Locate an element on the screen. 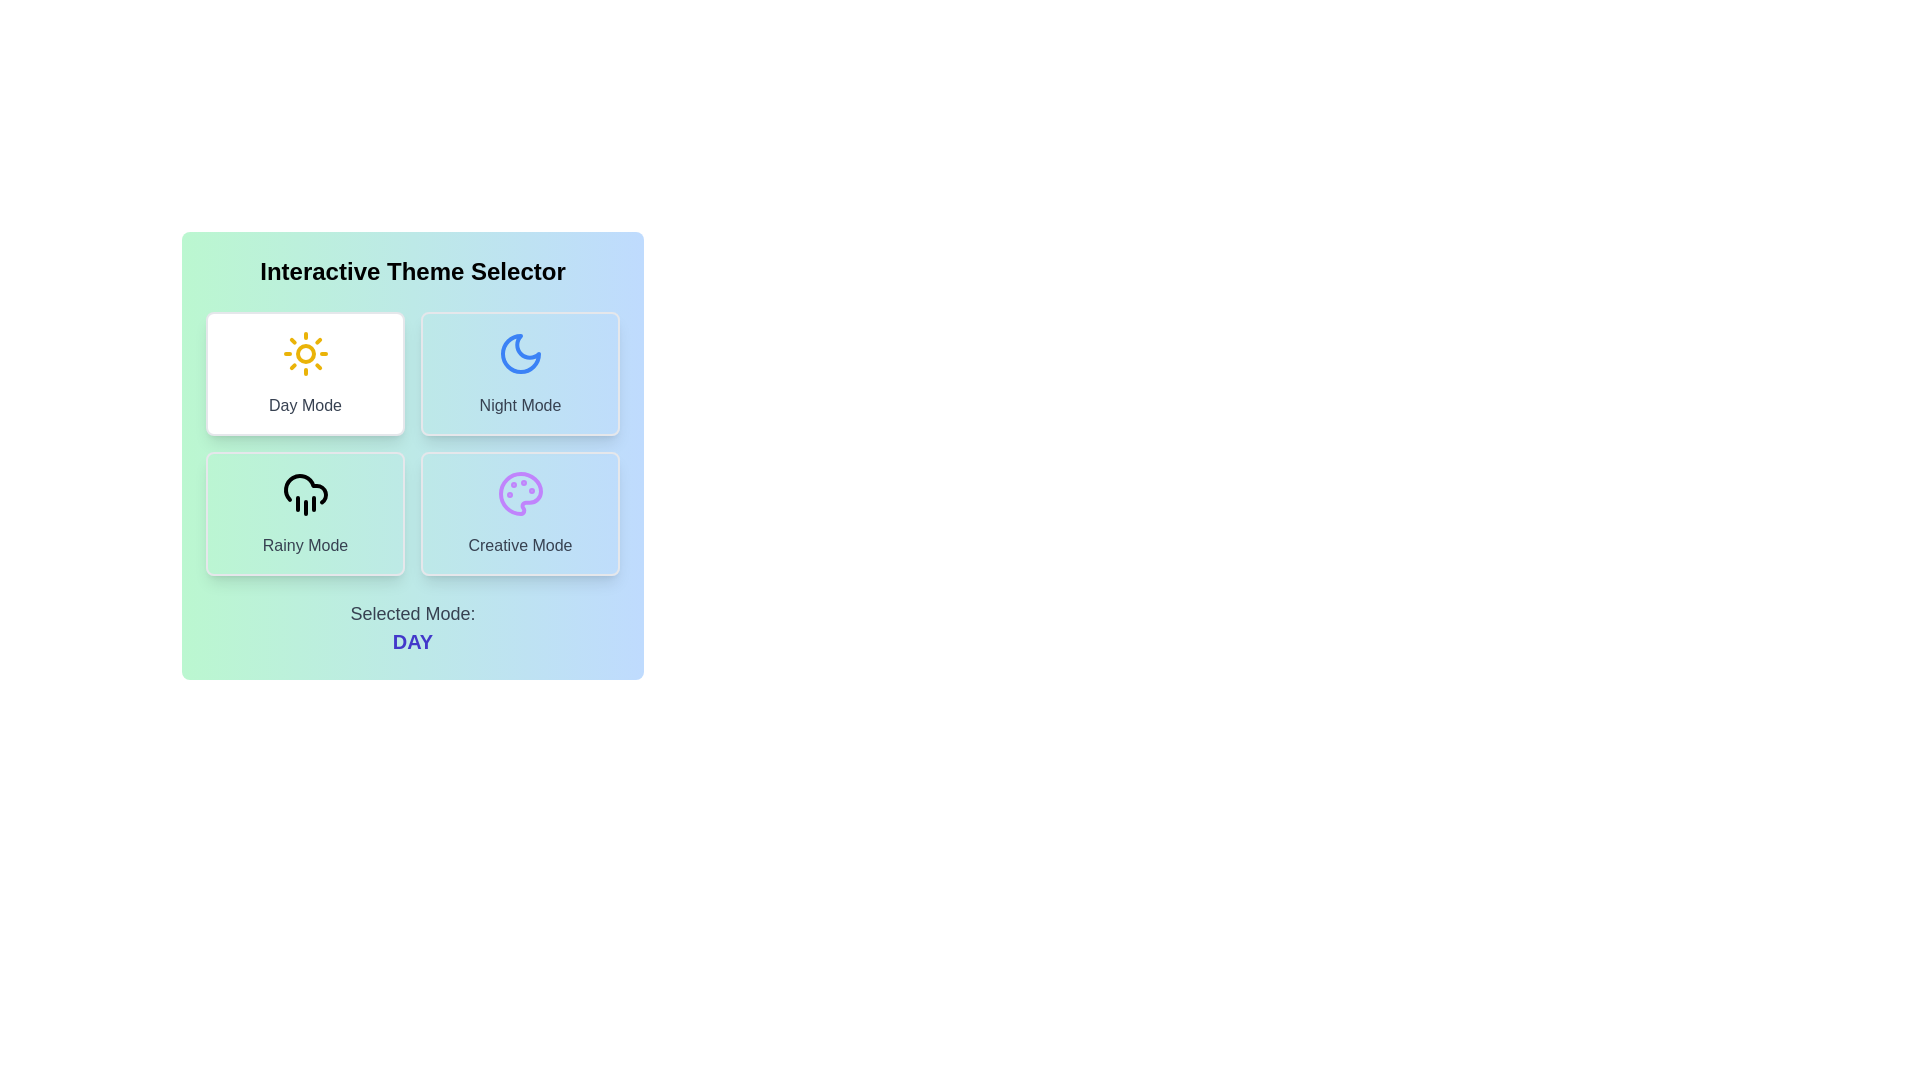 The width and height of the screenshot is (1920, 1080). the Night Mode button to observe its hover effect is located at coordinates (520, 374).